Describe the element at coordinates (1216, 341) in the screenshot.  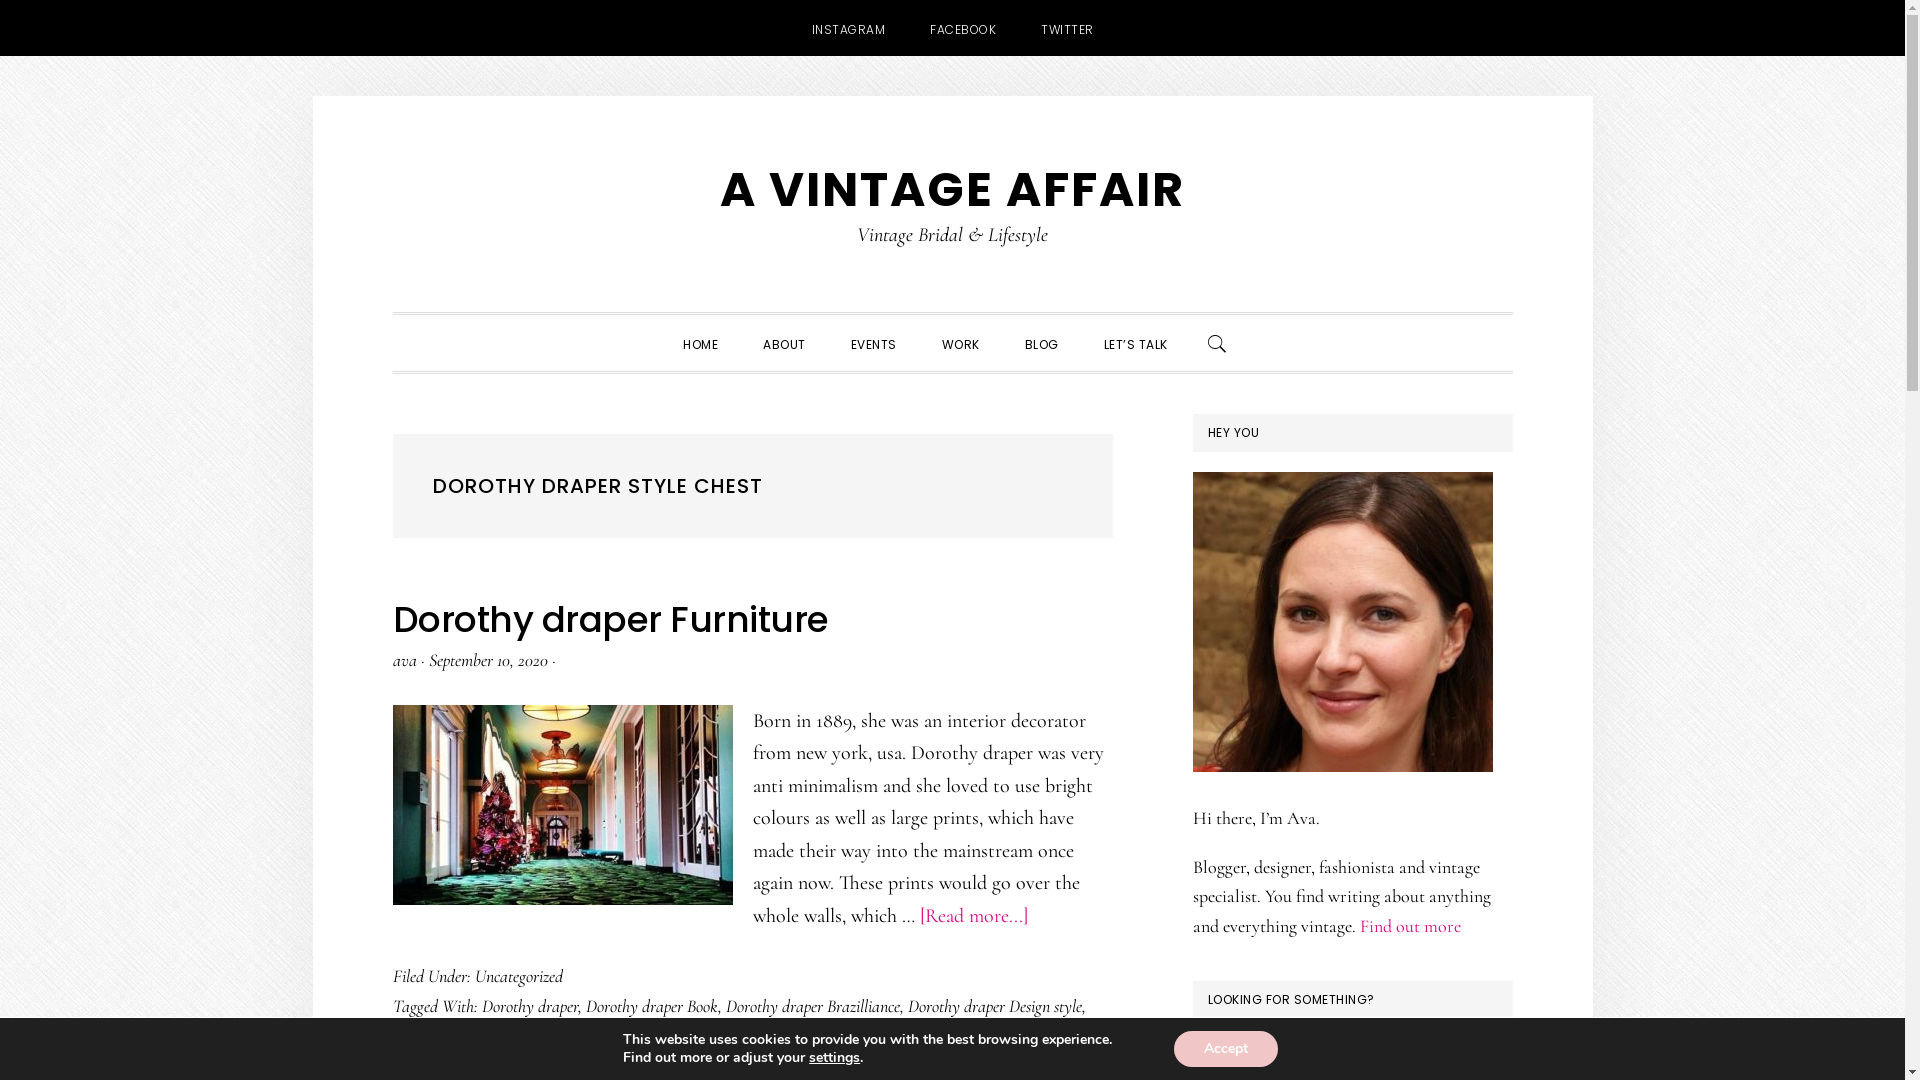
I see `'SHOW SEARCH'` at that location.